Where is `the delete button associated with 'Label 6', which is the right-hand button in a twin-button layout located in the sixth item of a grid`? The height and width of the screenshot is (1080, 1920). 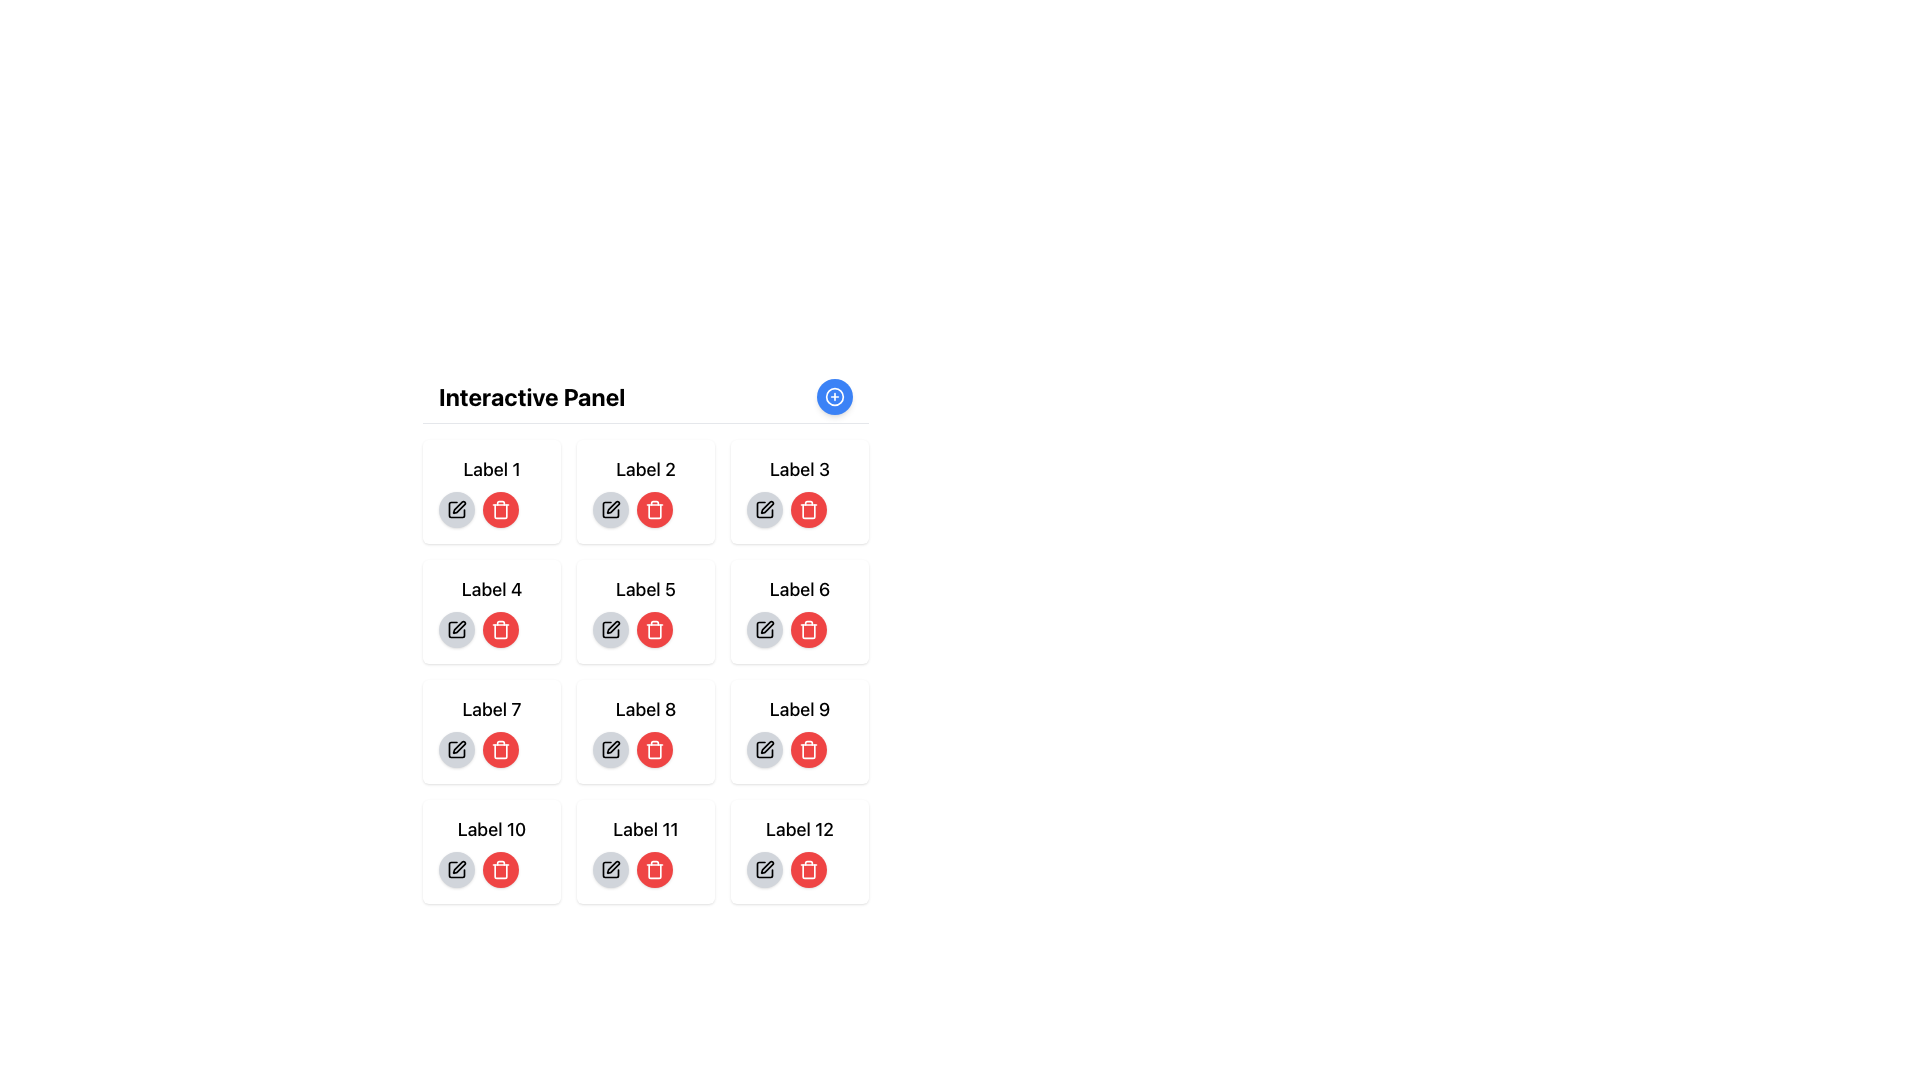
the delete button associated with 'Label 6', which is the right-hand button in a twin-button layout located in the sixth item of a grid is located at coordinates (800, 628).